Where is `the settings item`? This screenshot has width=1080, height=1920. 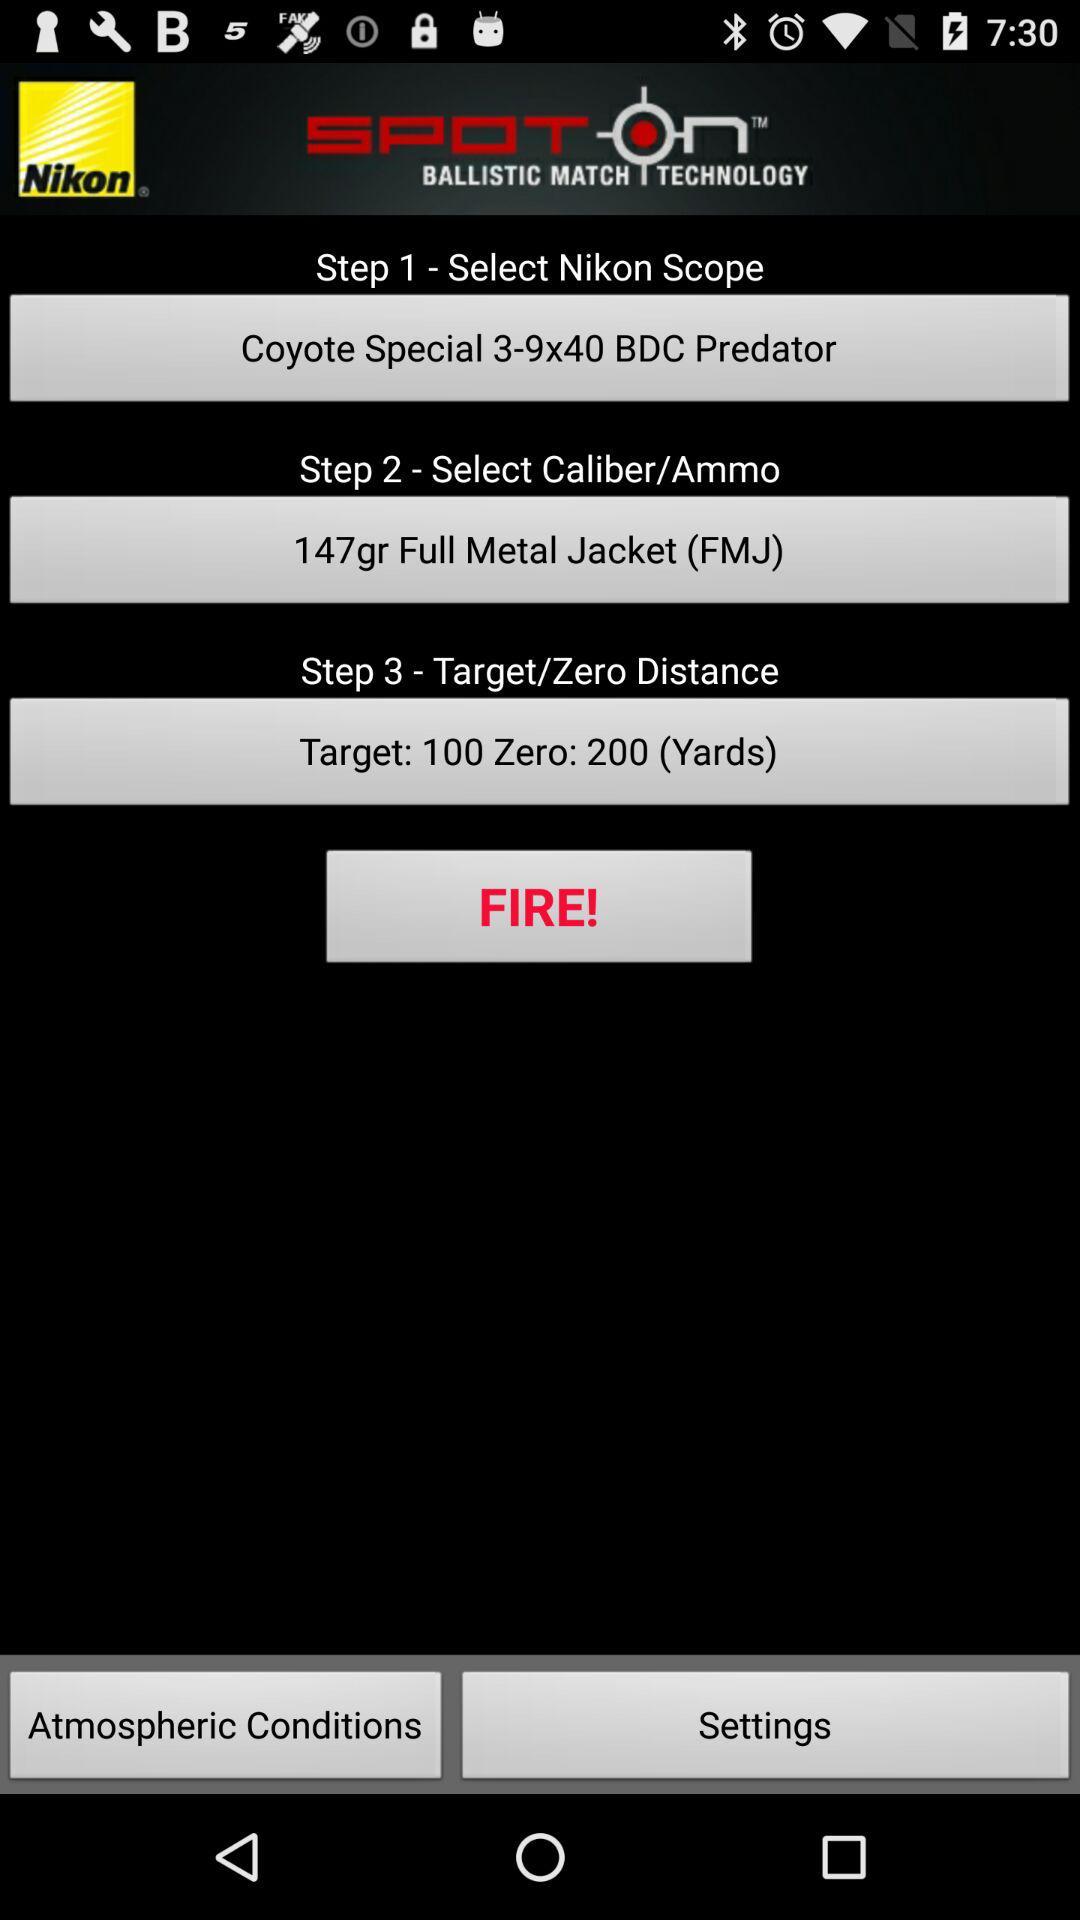
the settings item is located at coordinates (765, 1730).